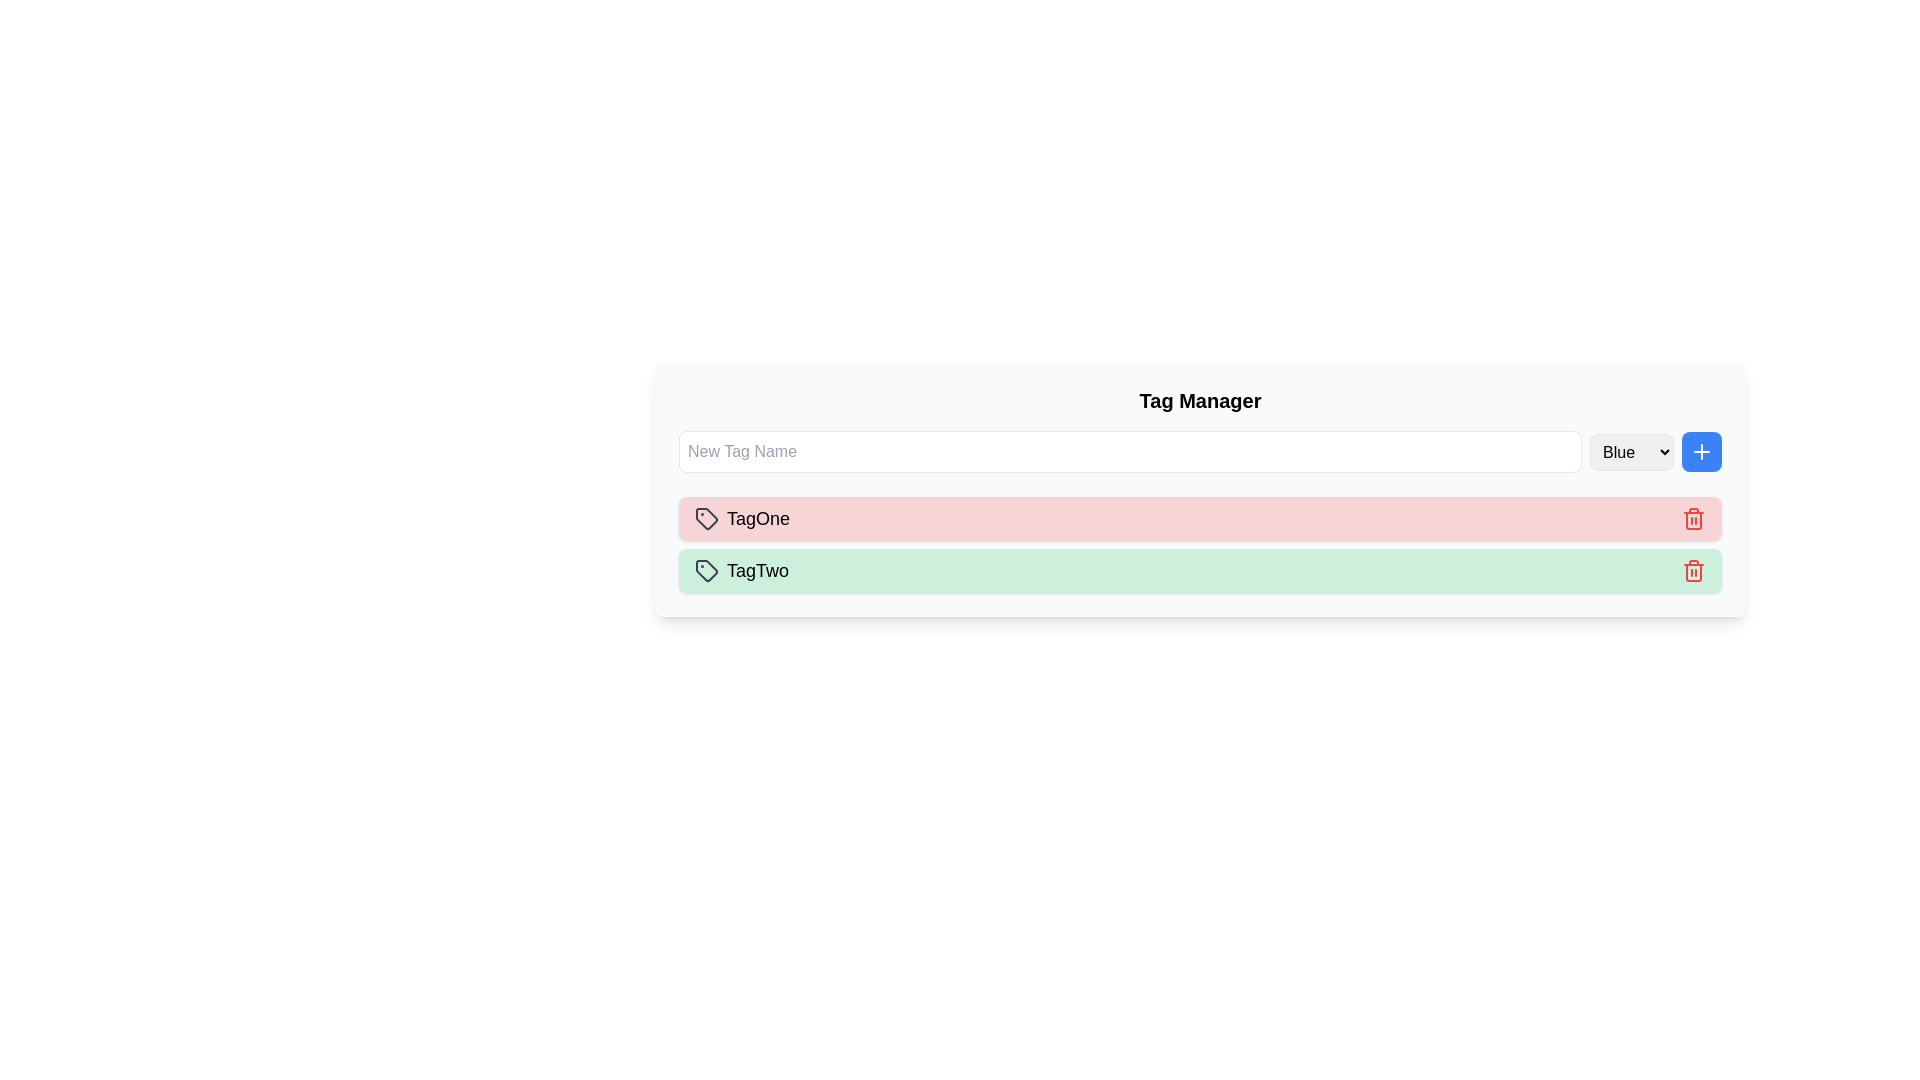  Describe the element at coordinates (1200, 570) in the screenshot. I see `the second list item` at that location.